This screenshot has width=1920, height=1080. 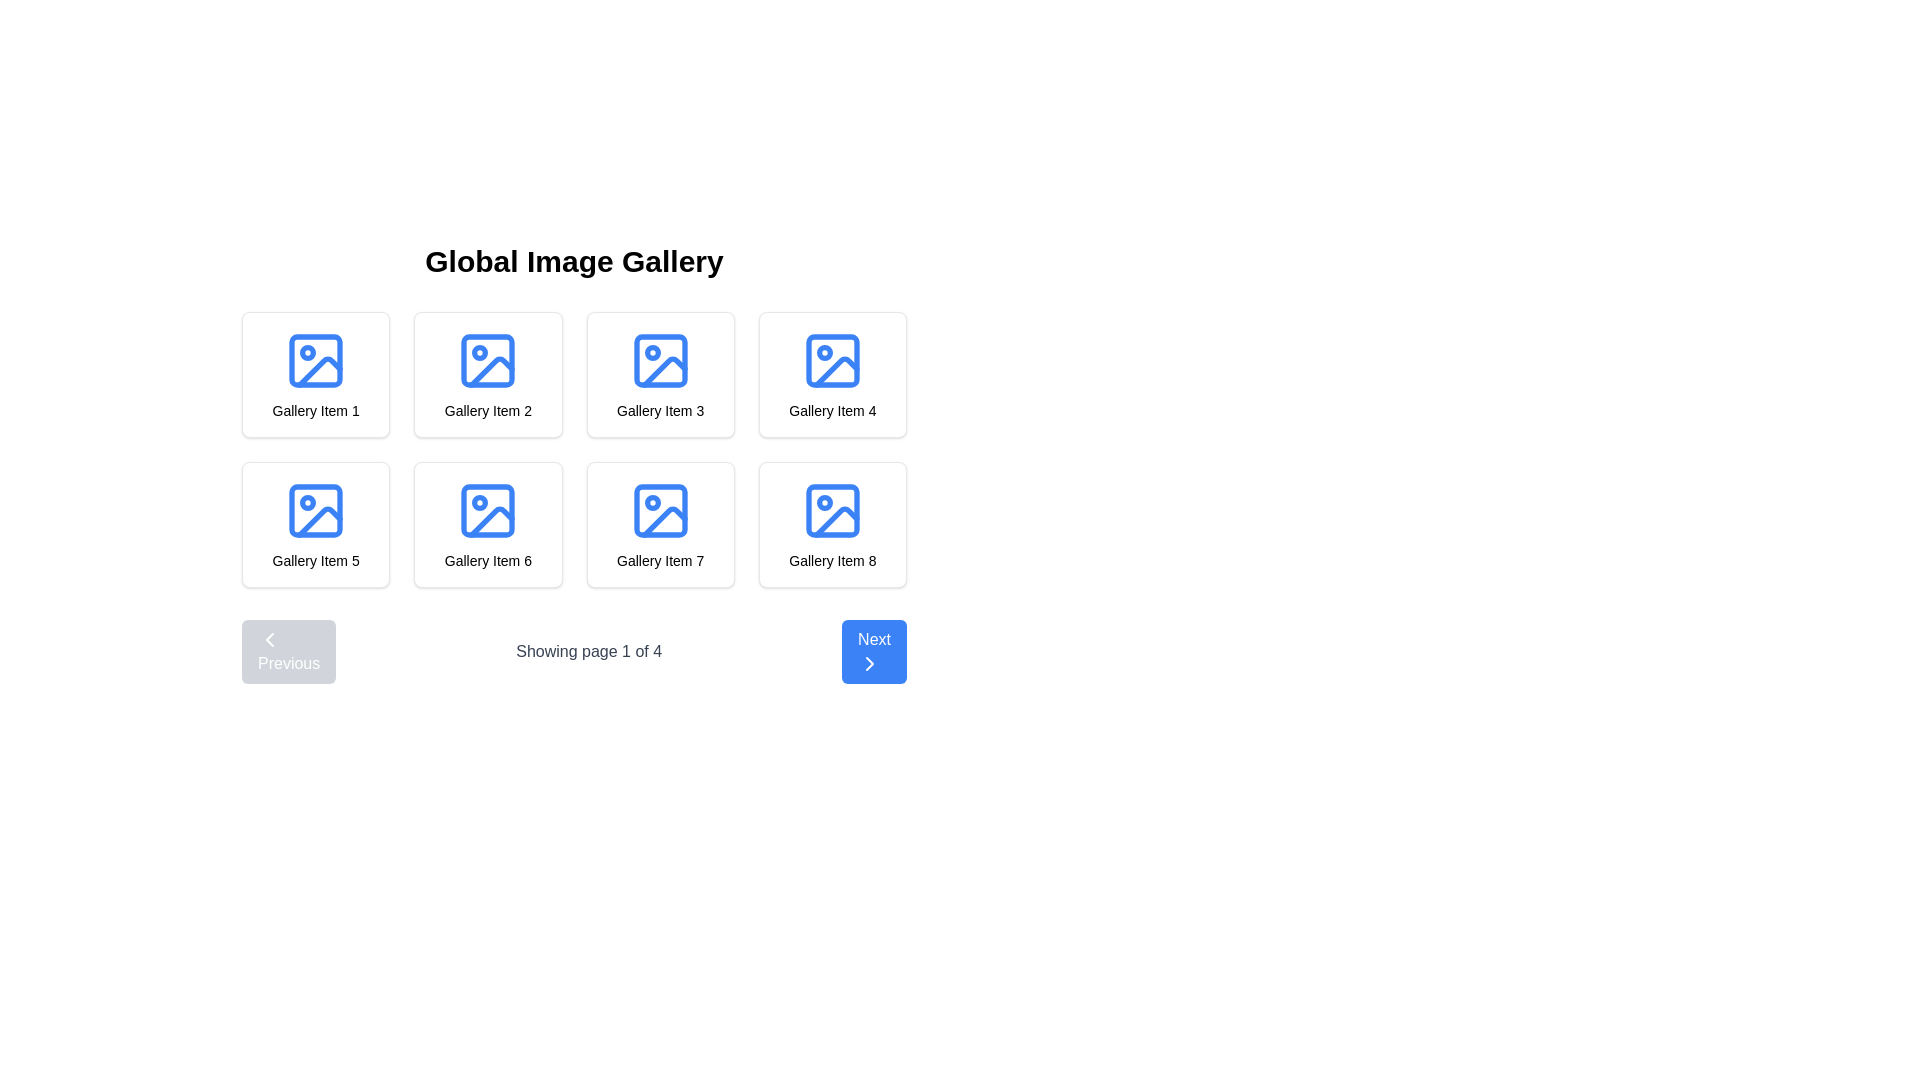 I want to click on the Decorative shape, which is a rounded rectangle with blue styling located in the top-right quadrant of Gallery Item 3, so click(x=660, y=361).